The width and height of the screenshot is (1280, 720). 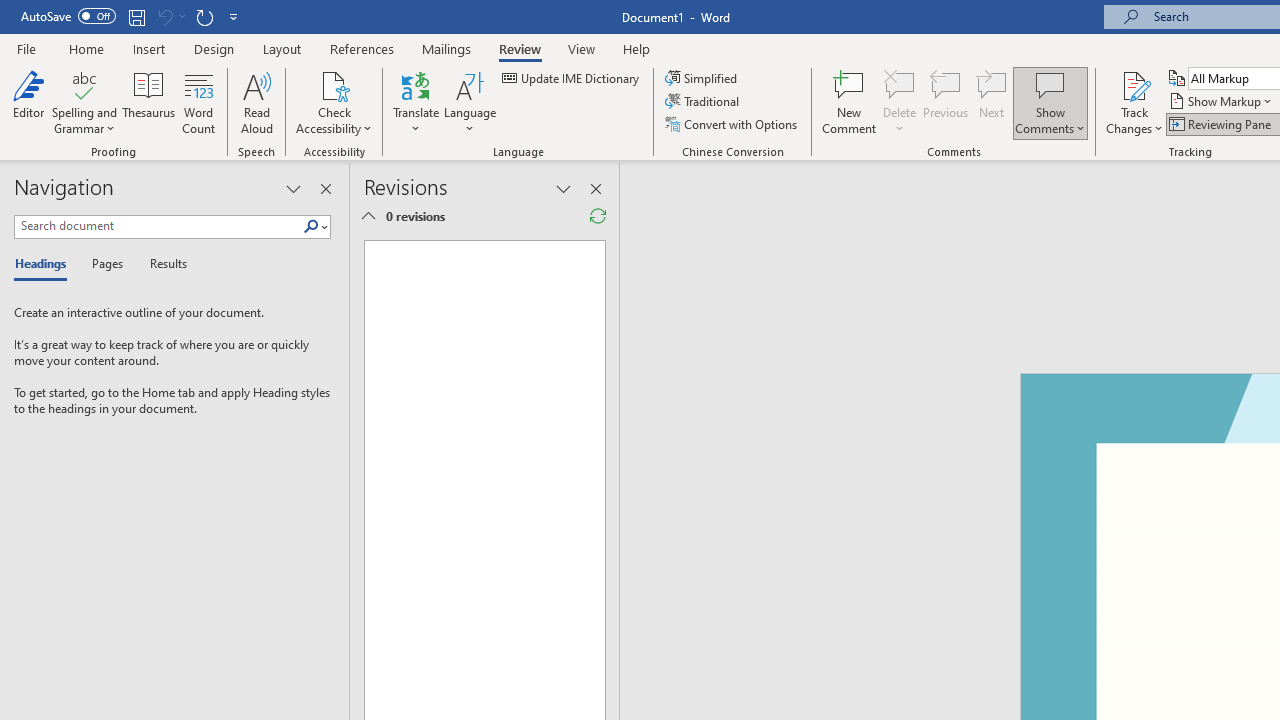 What do you see at coordinates (1049, 84) in the screenshot?
I see `'Show Comments'` at bounding box center [1049, 84].